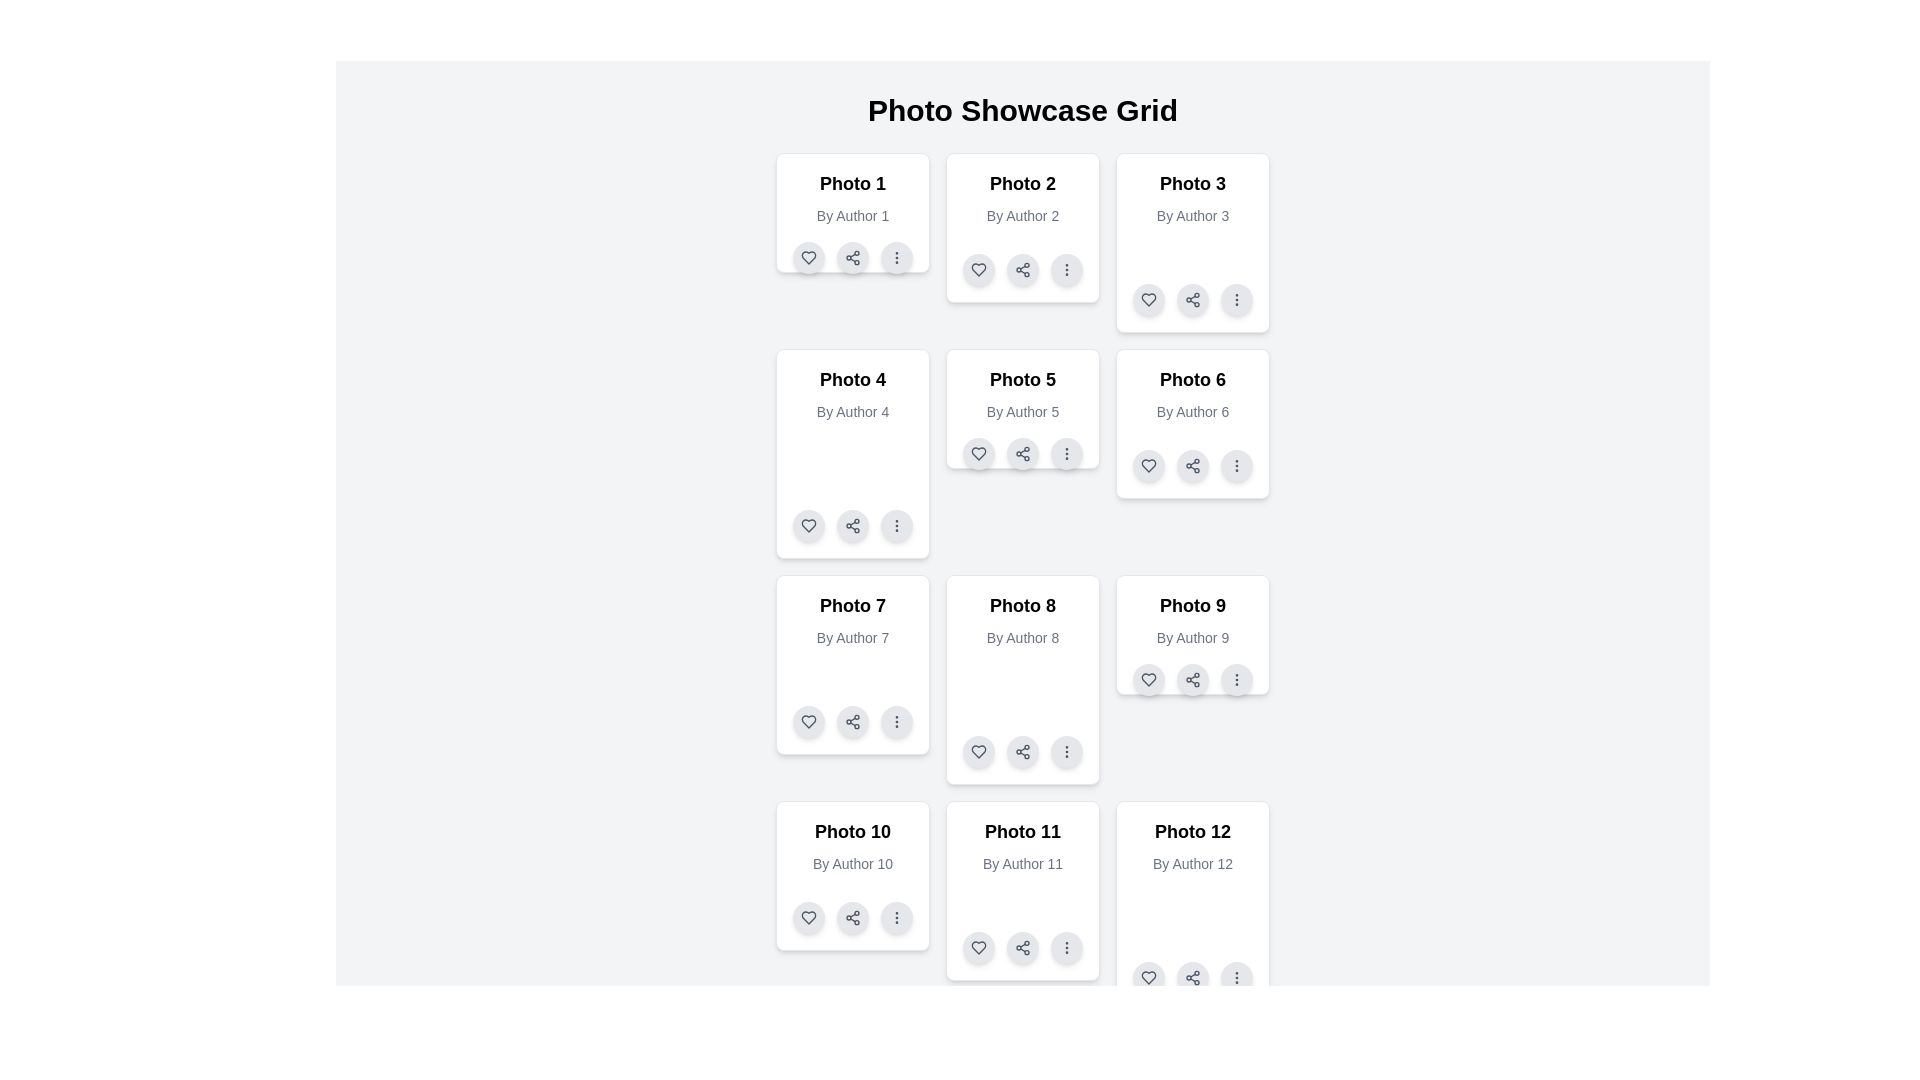 The height and width of the screenshot is (1080, 1920). Describe the element at coordinates (1022, 454) in the screenshot. I see `the 'share' icon, which is the second circular icon from the left in the row of three at the bottom-right section of the card titled 'Photo 5'` at that location.